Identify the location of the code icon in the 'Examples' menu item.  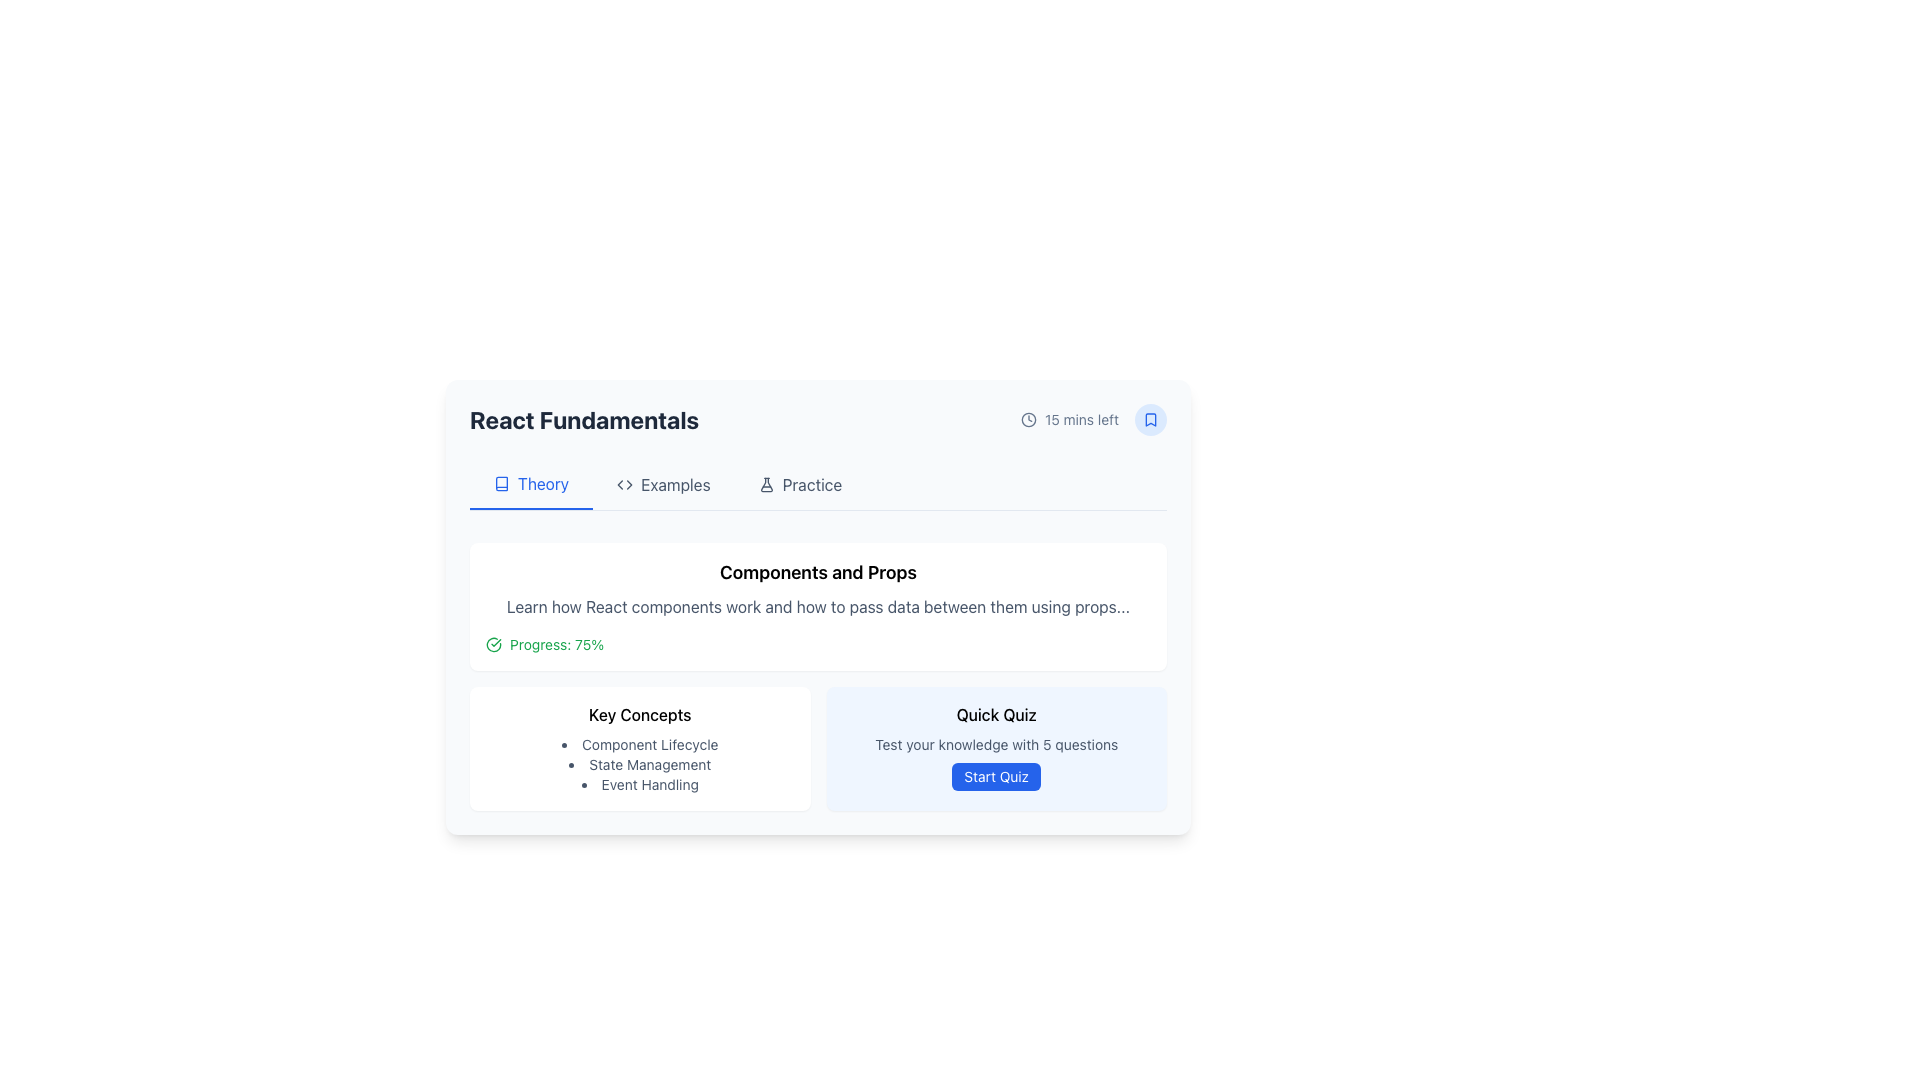
(624, 485).